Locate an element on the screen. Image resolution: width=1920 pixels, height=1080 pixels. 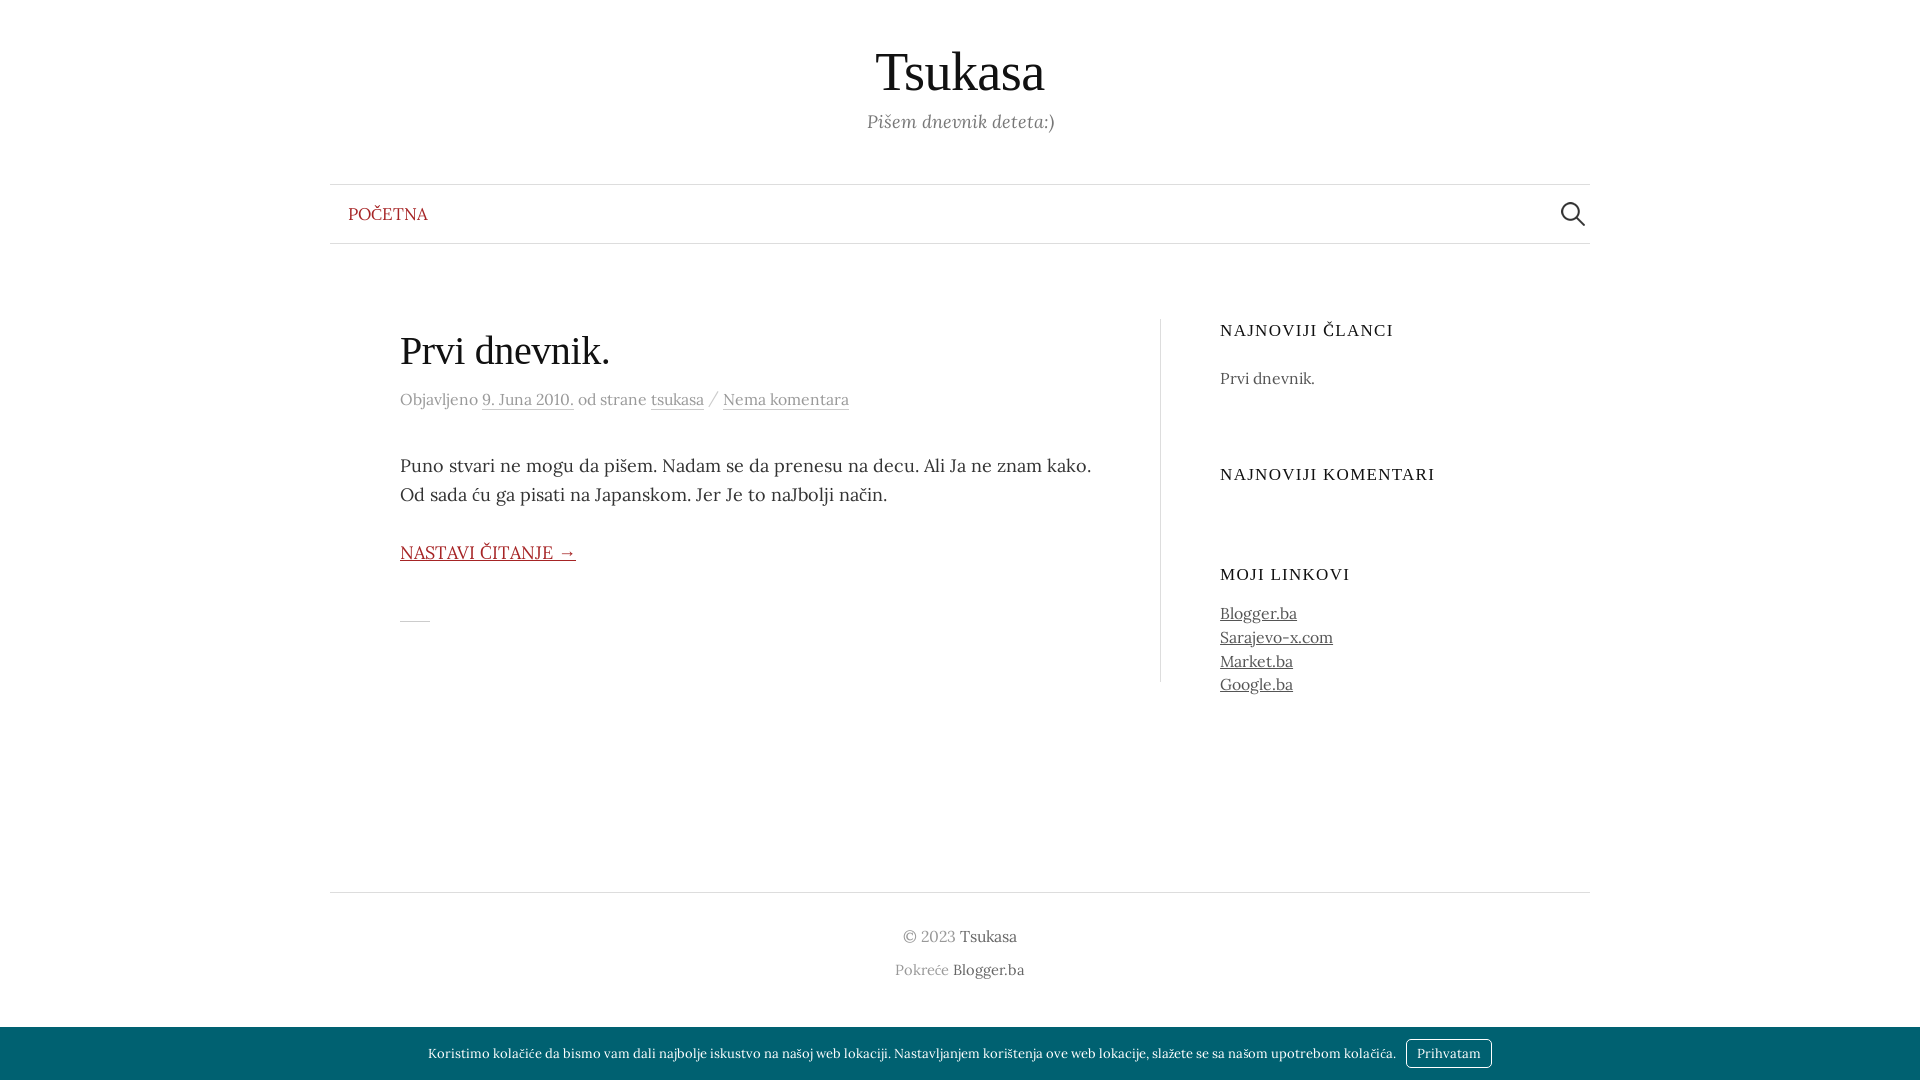
'Nema komentara is located at coordinates (785, 399).